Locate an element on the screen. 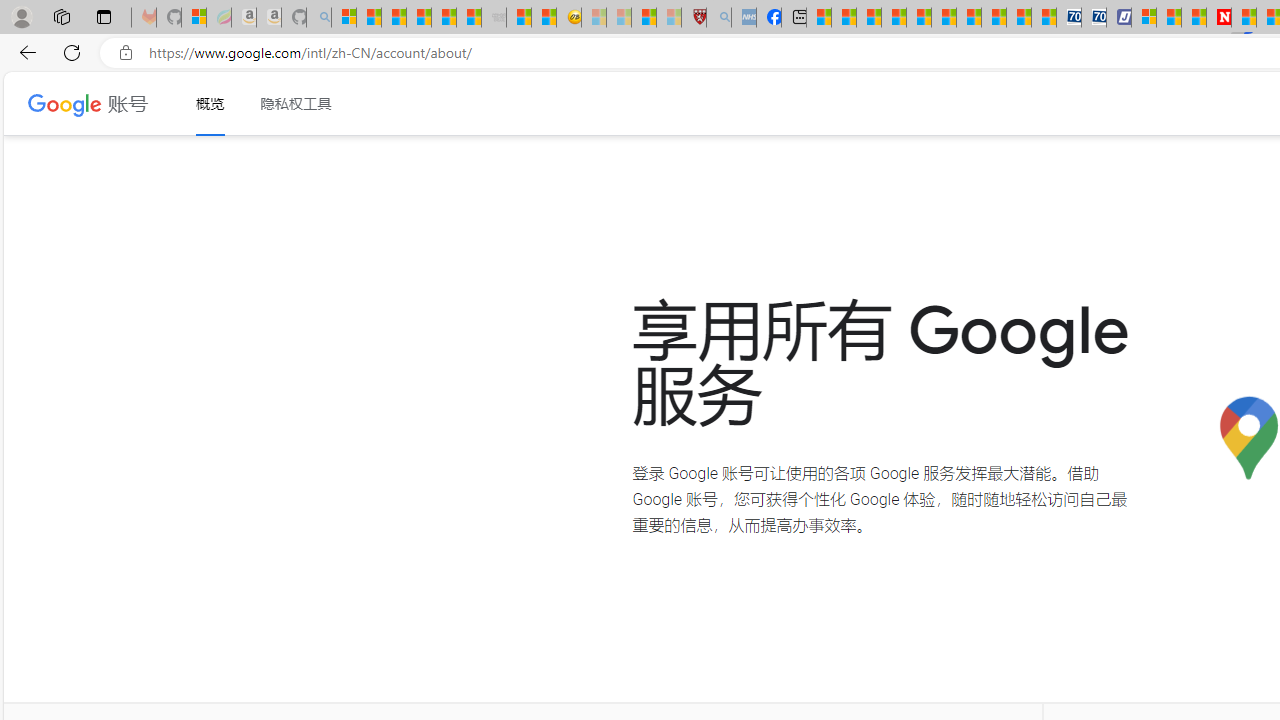 The image size is (1280, 720). 'Combat Siege - Sleeping' is located at coordinates (494, 17).